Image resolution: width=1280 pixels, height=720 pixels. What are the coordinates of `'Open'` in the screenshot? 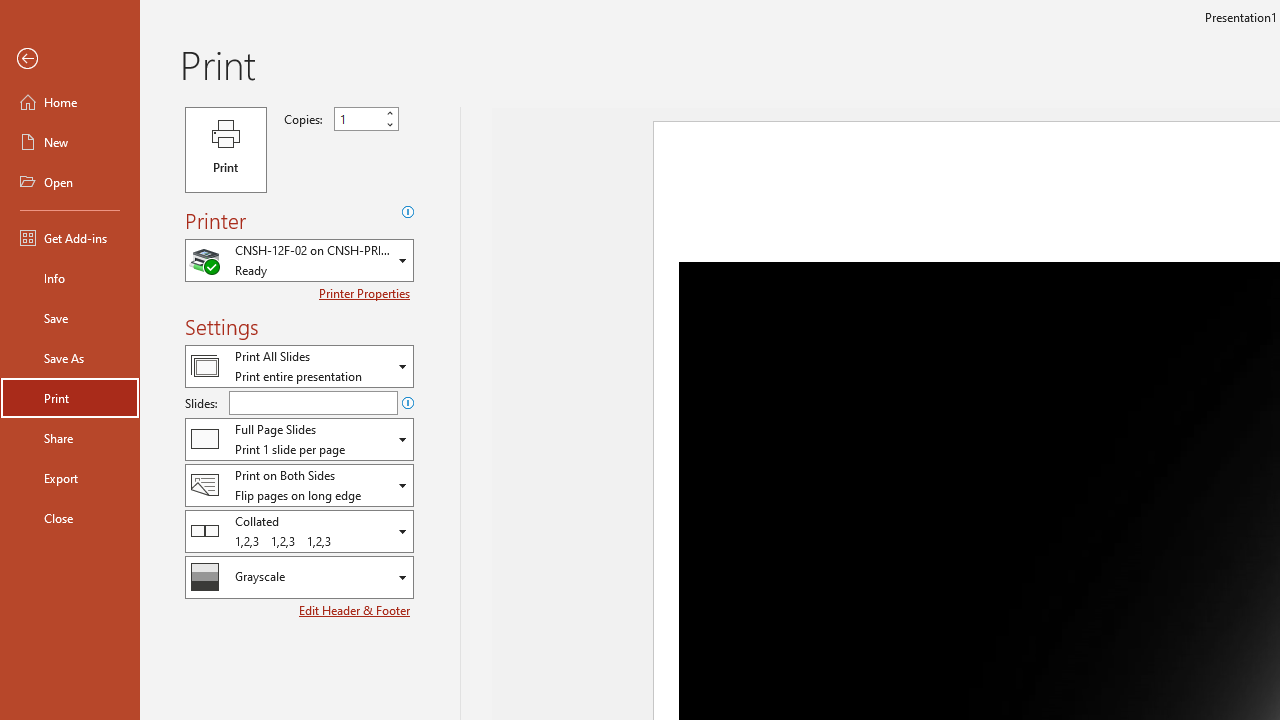 It's located at (69, 182).